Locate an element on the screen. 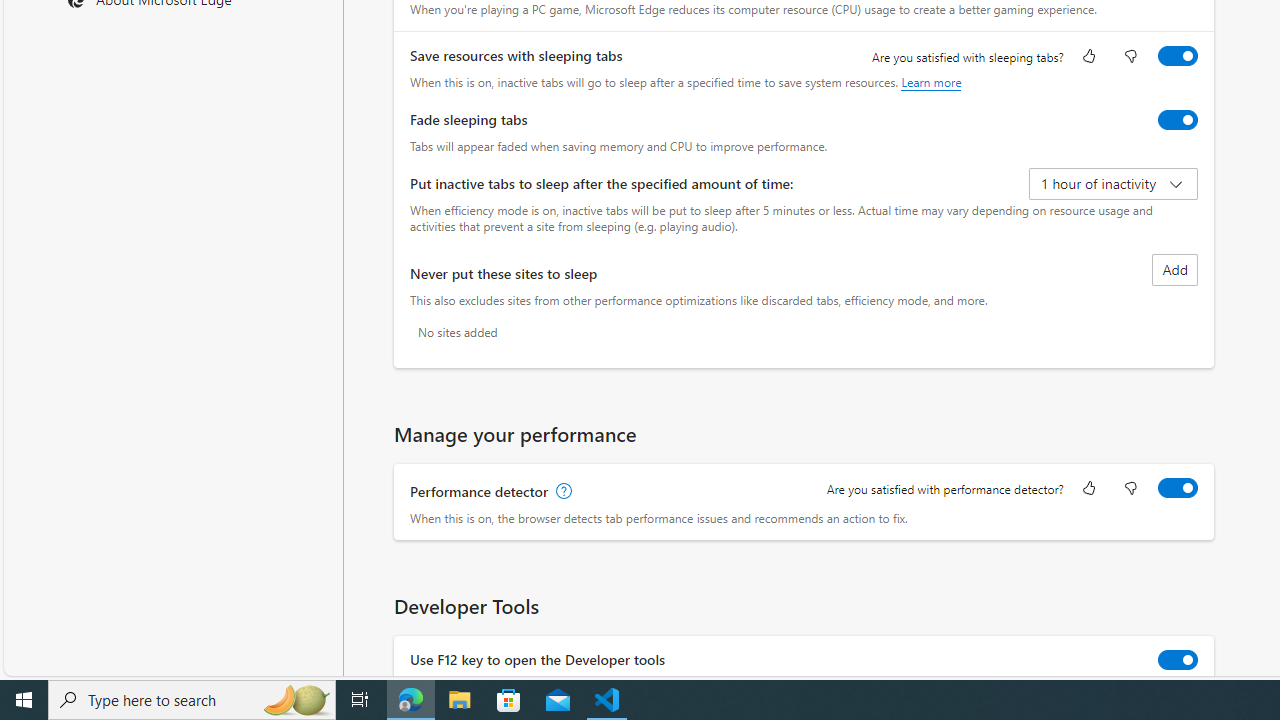 Image resolution: width=1280 pixels, height=720 pixels. 'Learn more' is located at coordinates (930, 81).